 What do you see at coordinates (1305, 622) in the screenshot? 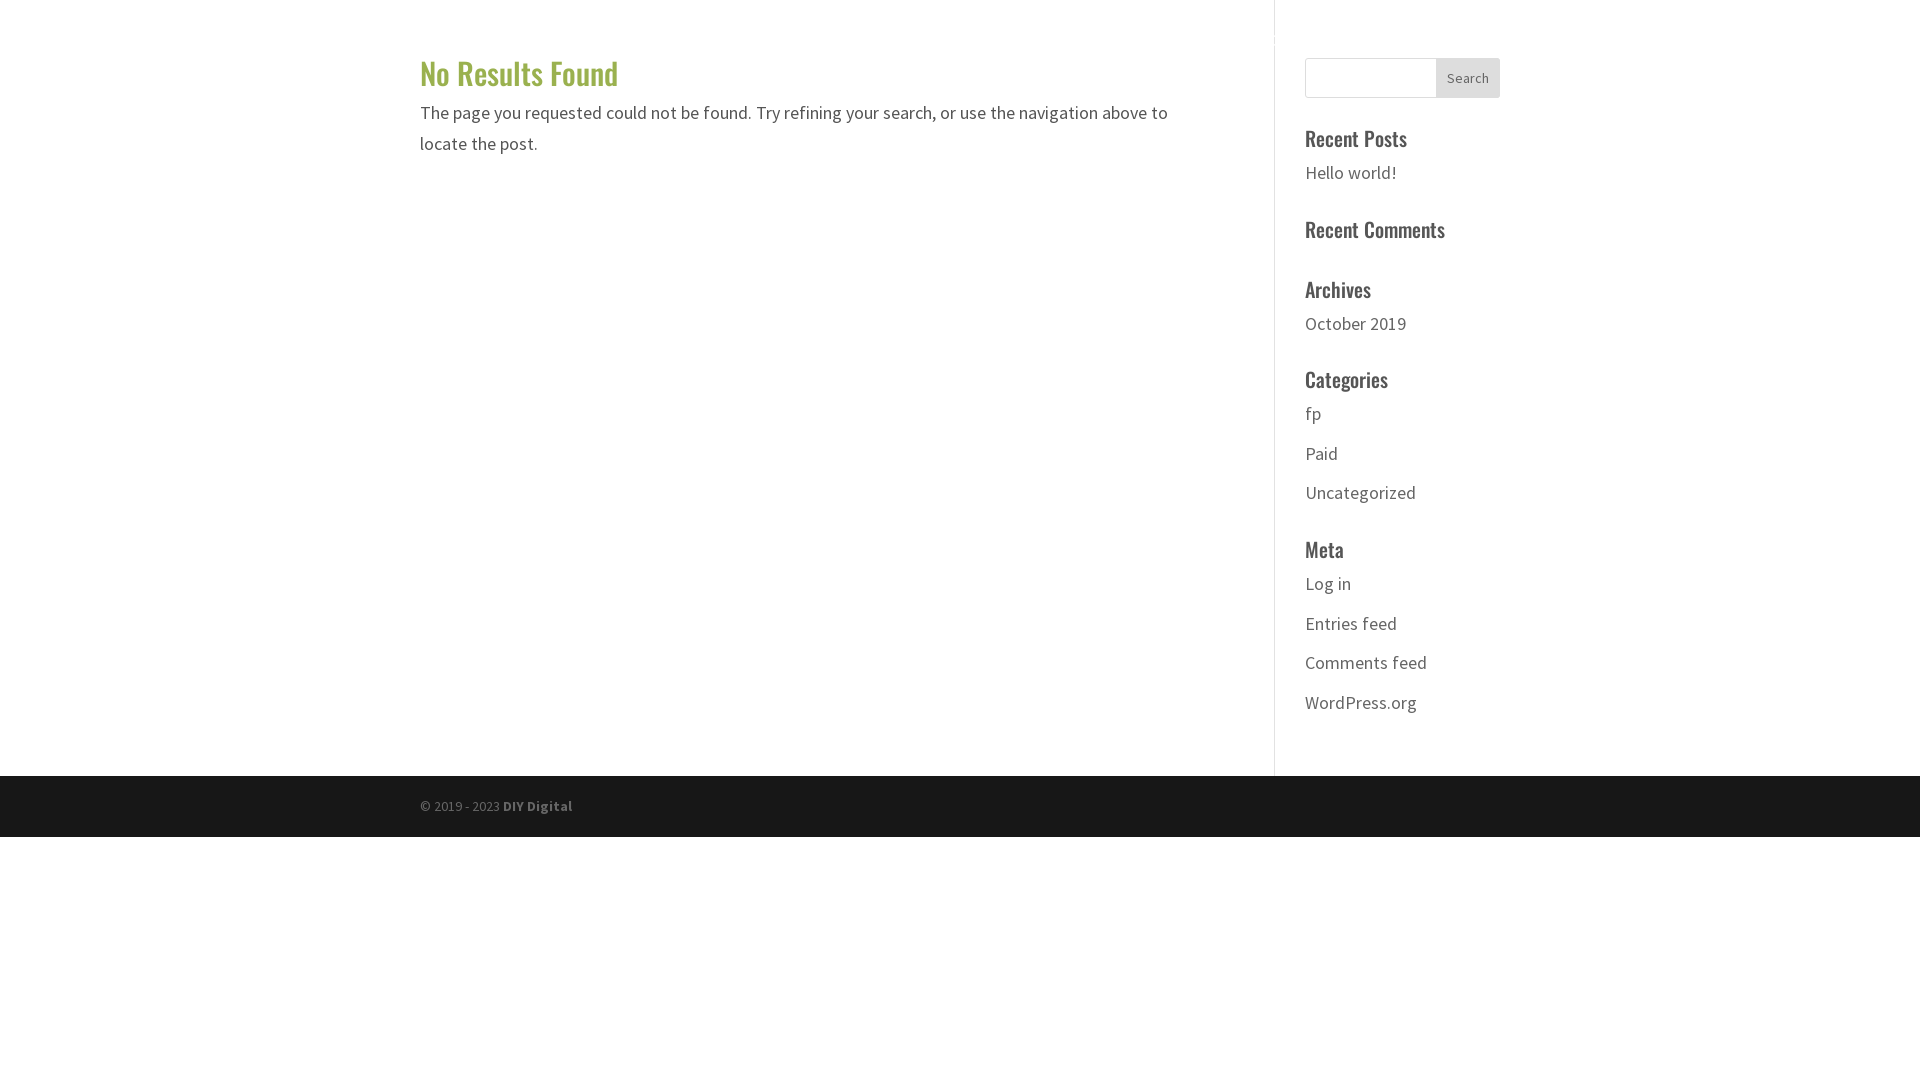
I see `'Entries feed'` at bounding box center [1305, 622].